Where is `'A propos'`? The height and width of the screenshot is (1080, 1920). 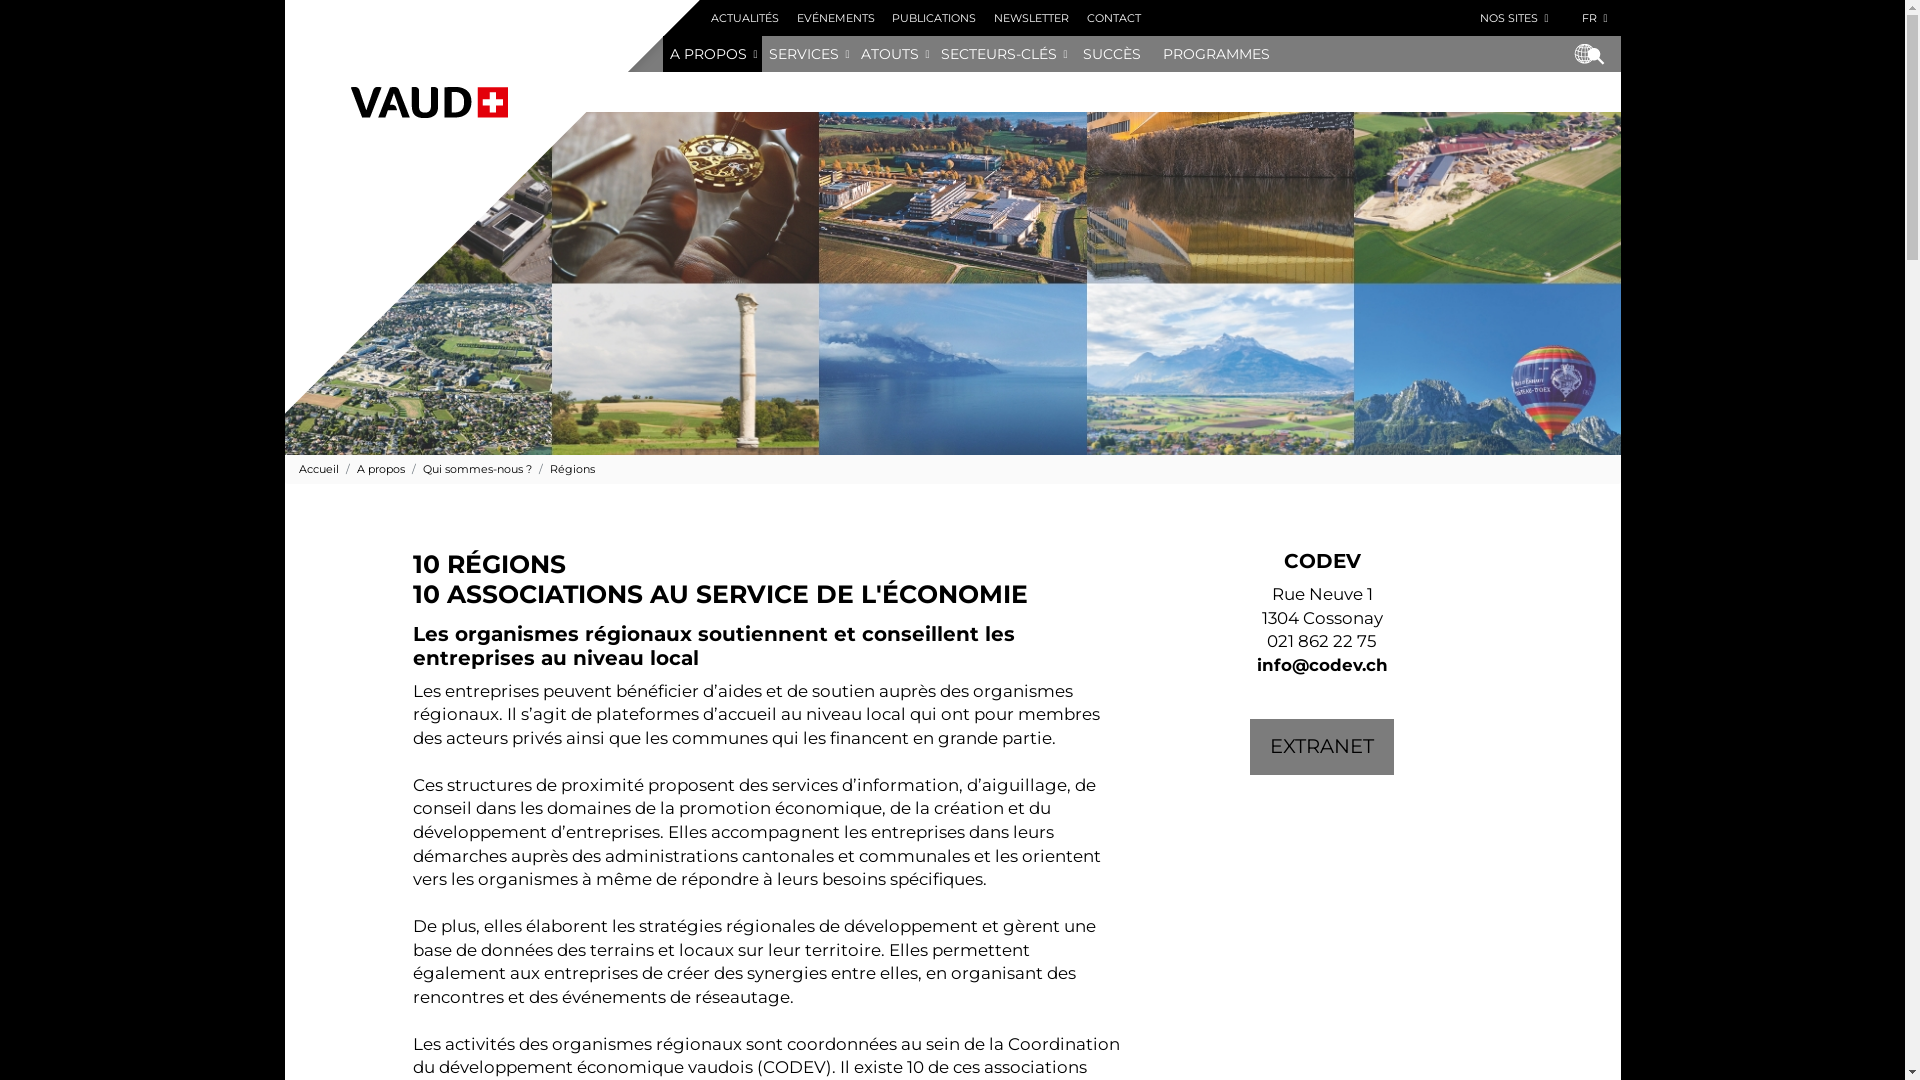 'A propos' is located at coordinates (370, 469).